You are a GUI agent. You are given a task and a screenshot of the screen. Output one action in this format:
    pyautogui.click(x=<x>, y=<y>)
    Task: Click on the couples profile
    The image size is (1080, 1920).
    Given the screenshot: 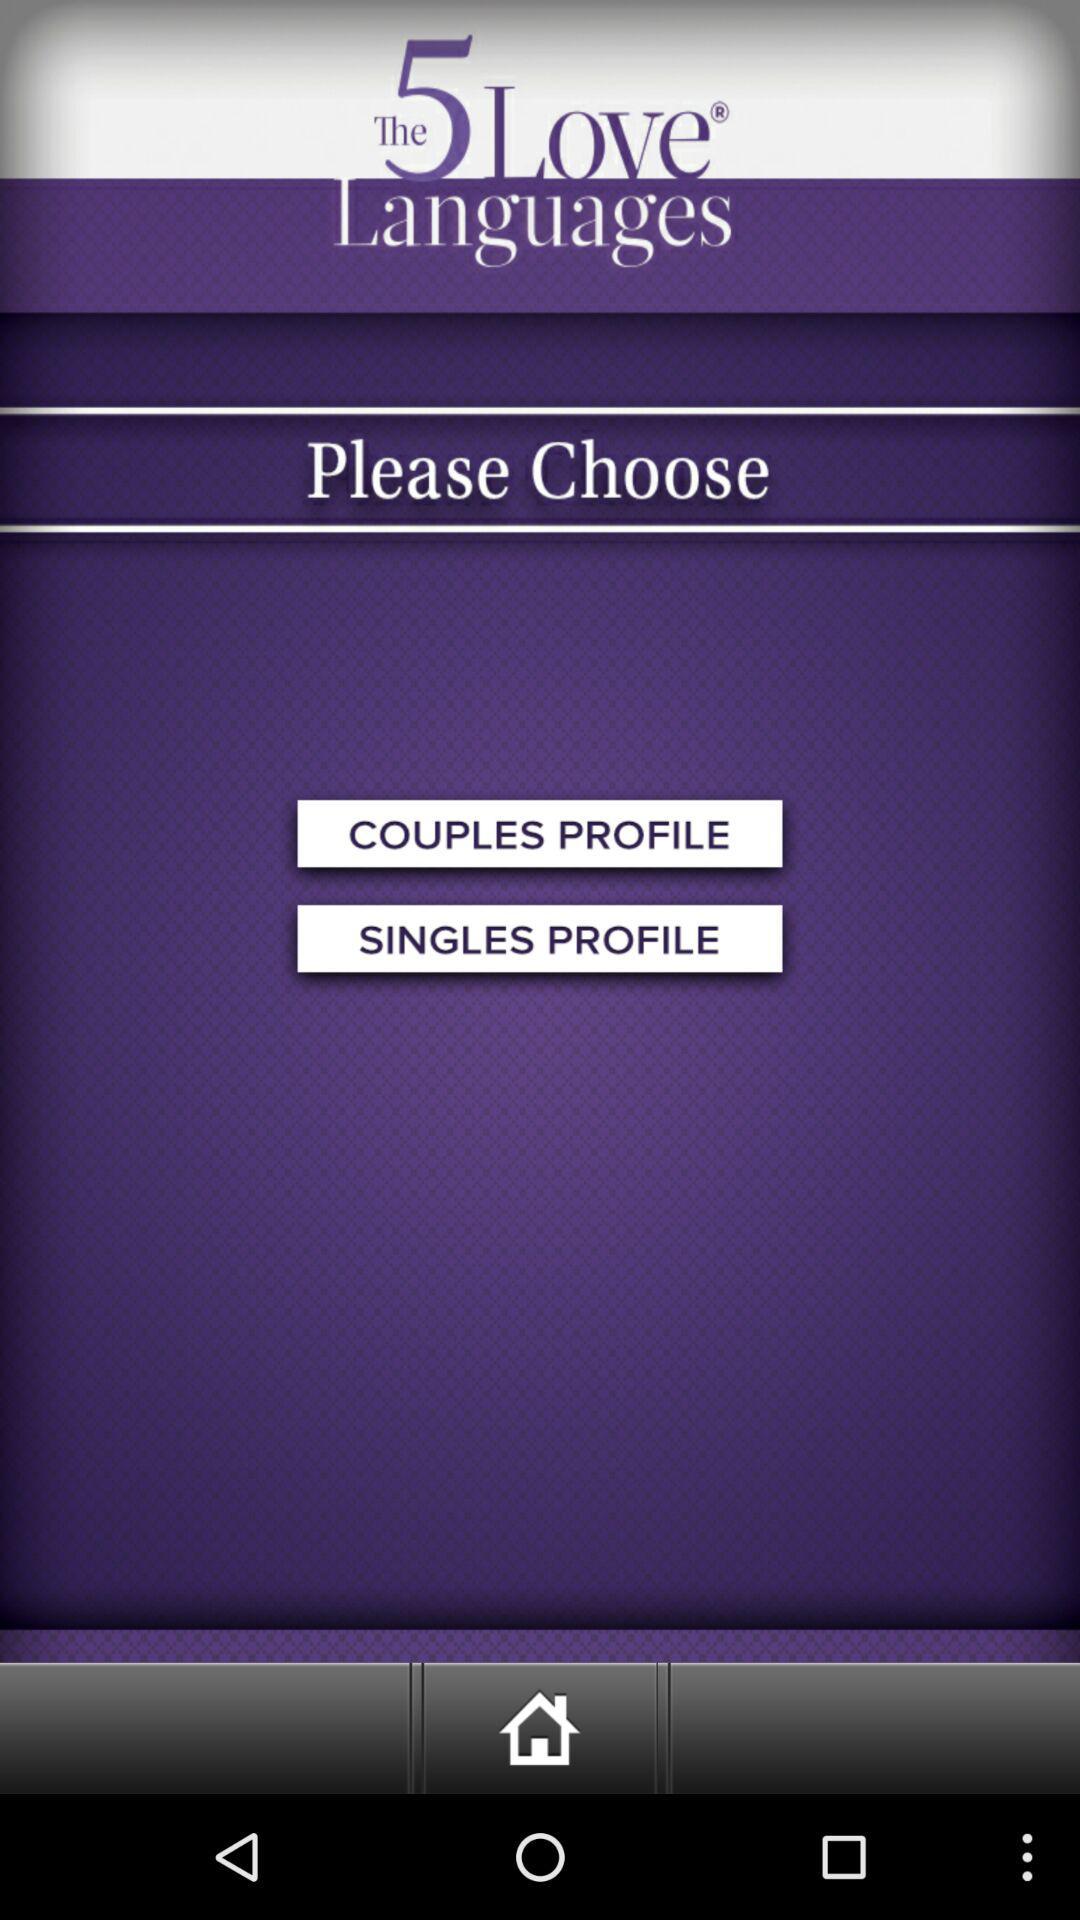 What is the action you would take?
    pyautogui.click(x=540, y=840)
    